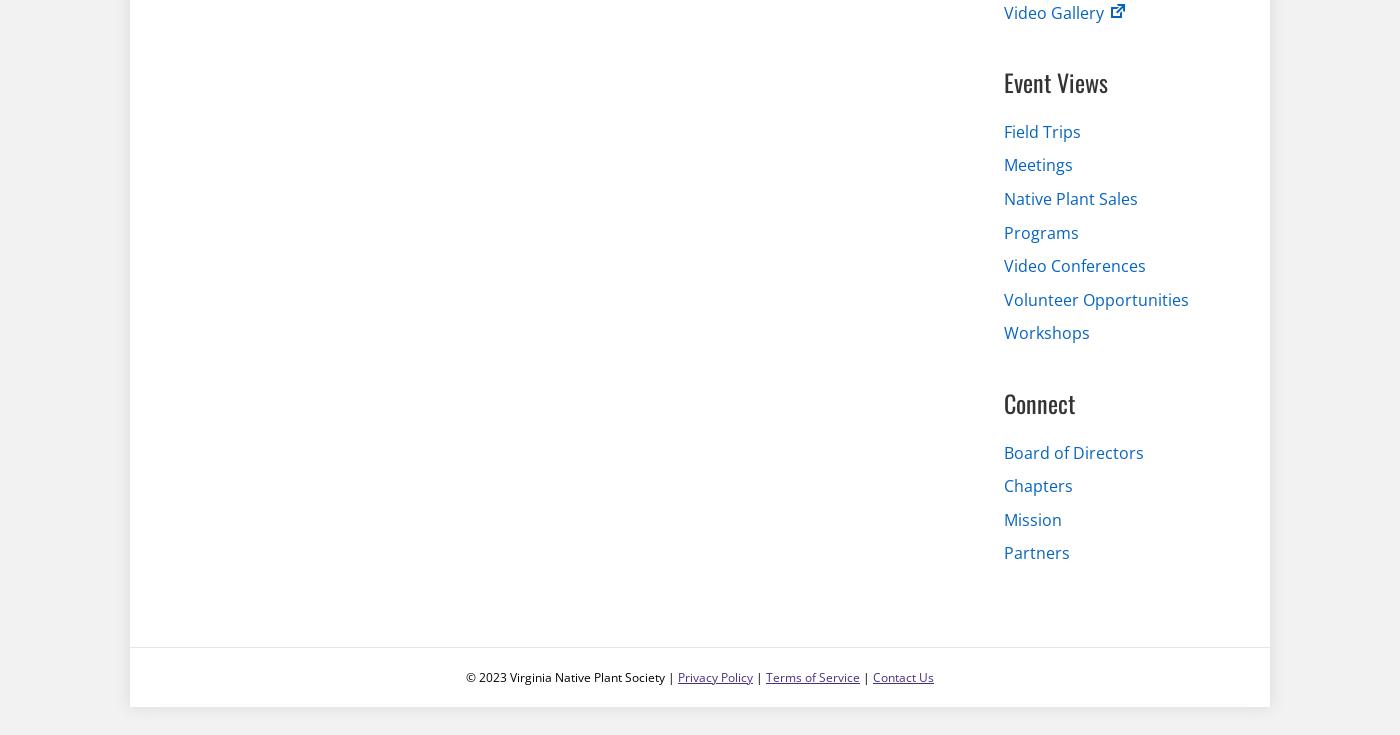 This screenshot has height=735, width=1400. I want to click on 'Video Conferences', so click(1075, 265).